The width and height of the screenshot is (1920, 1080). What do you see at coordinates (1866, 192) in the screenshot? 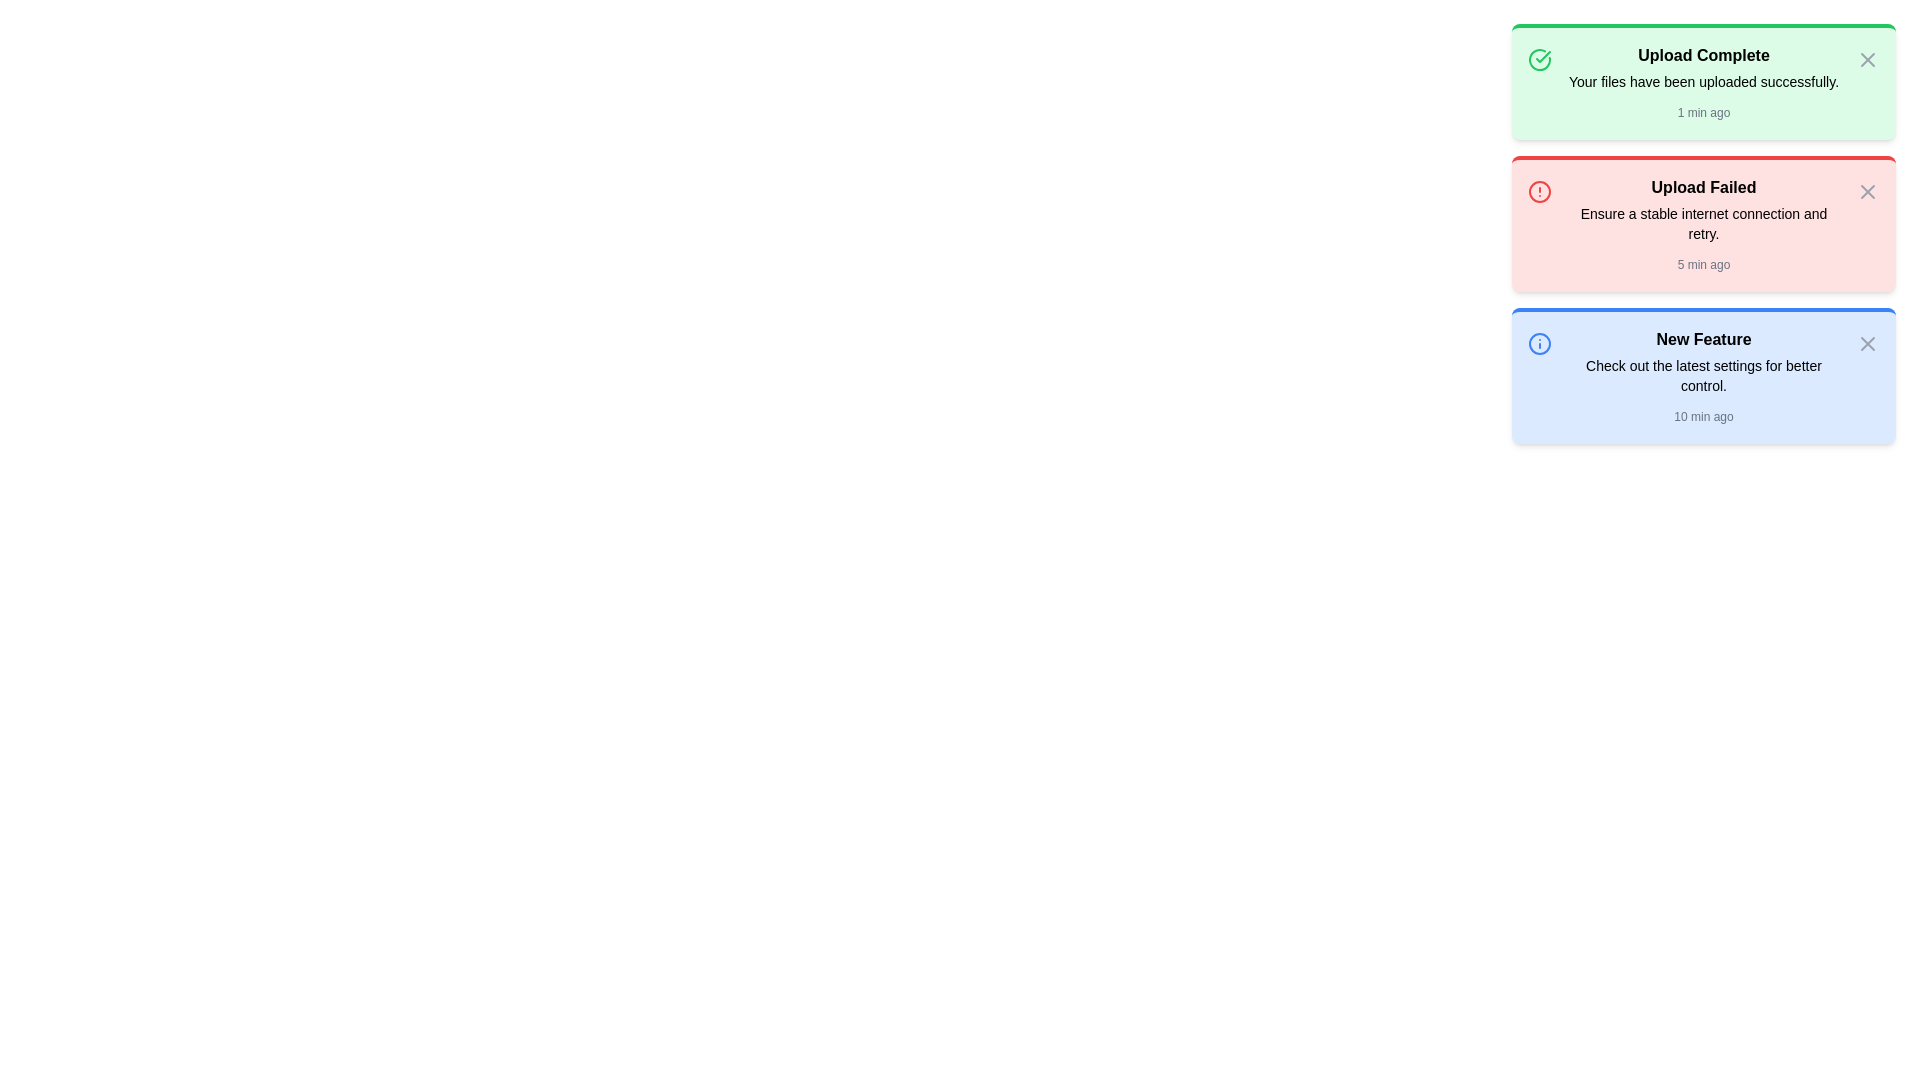
I see `the diagonal line graphic part of the close button located in the top-right corner of the 'Upload Failed' dialog card` at bounding box center [1866, 192].